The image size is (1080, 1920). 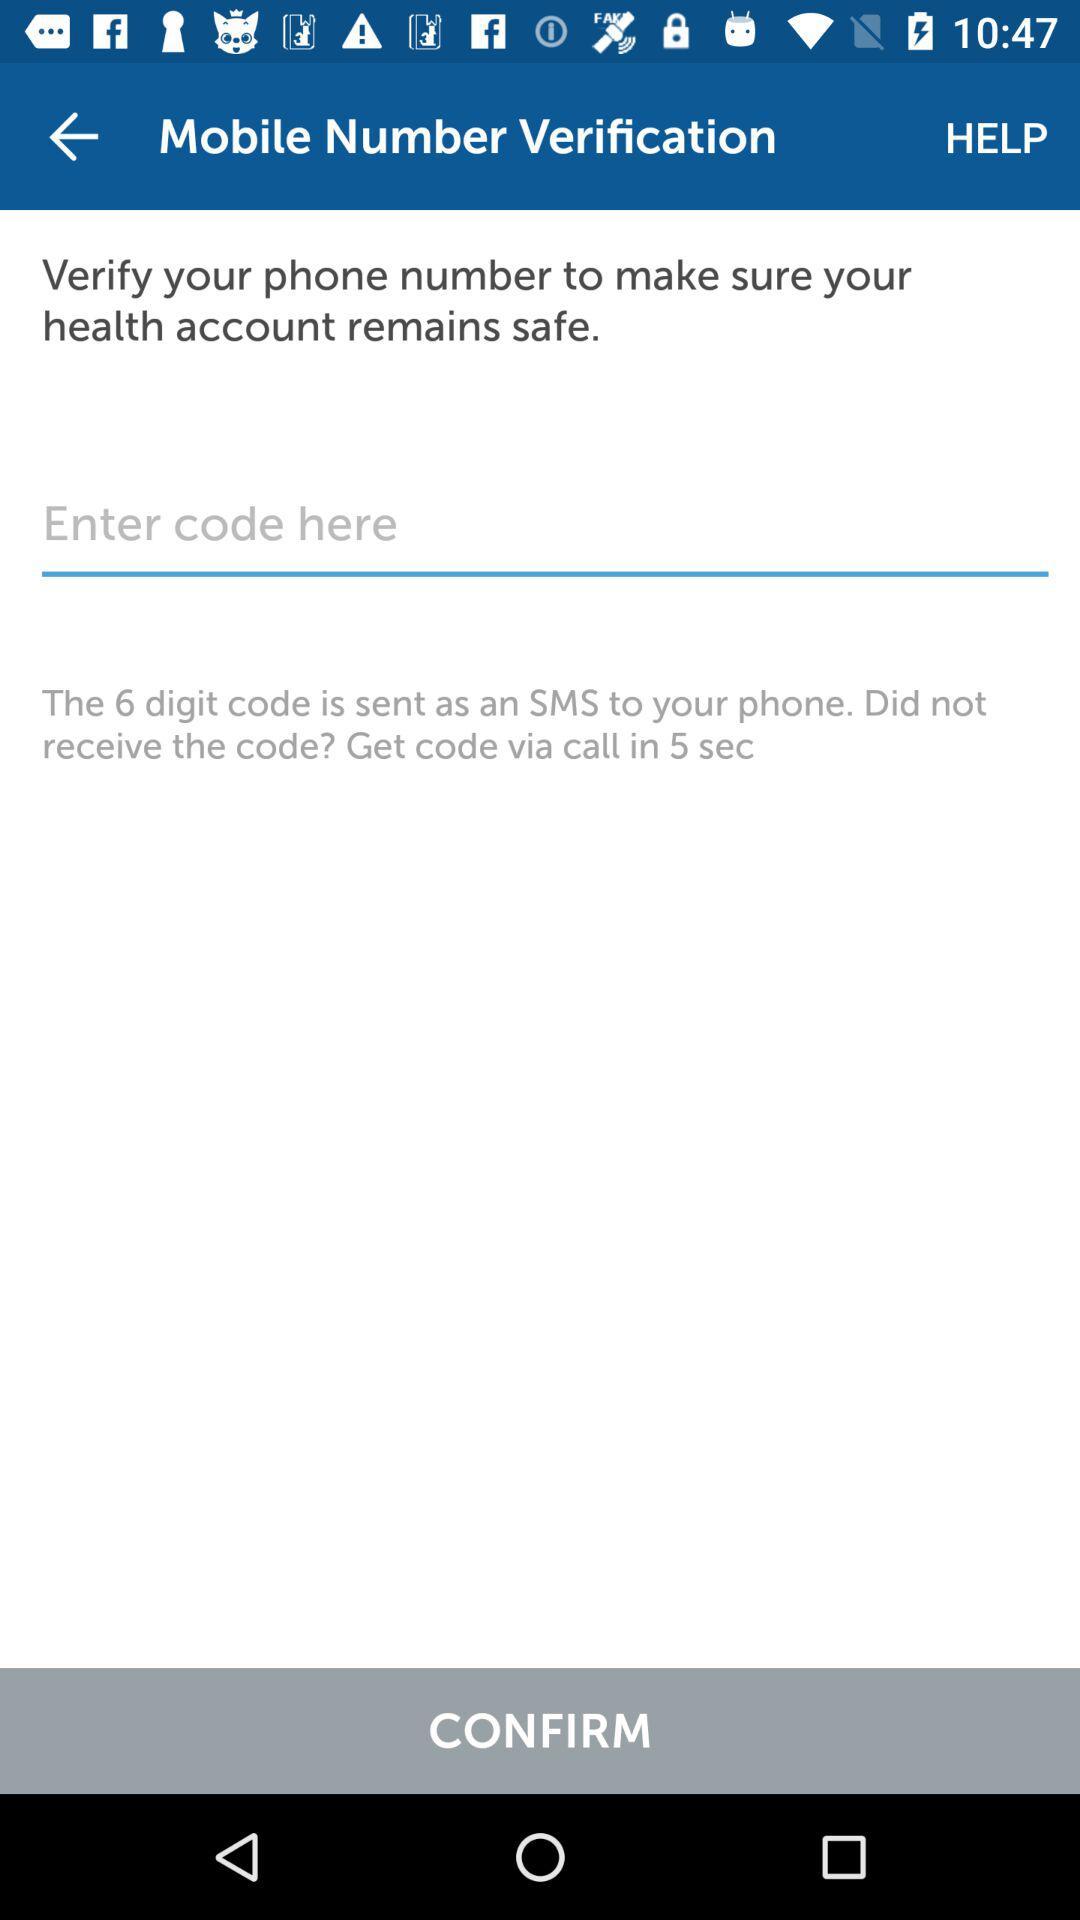 What do you see at coordinates (72, 135) in the screenshot?
I see `the item next to the mobile number verification icon` at bounding box center [72, 135].